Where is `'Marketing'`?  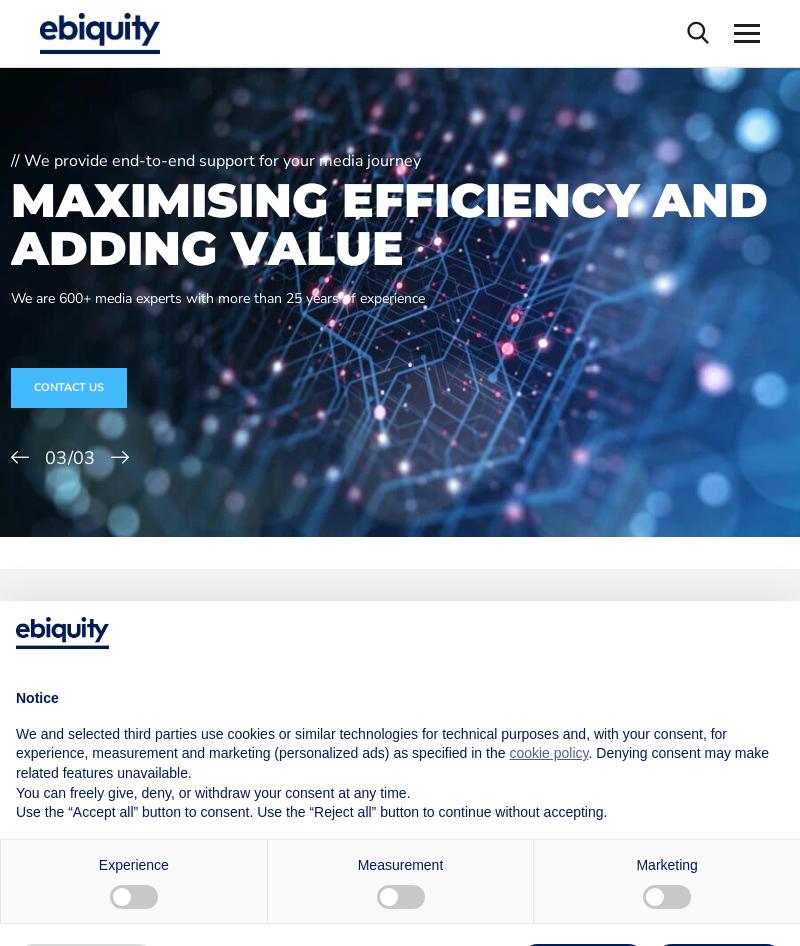 'Marketing' is located at coordinates (665, 863).